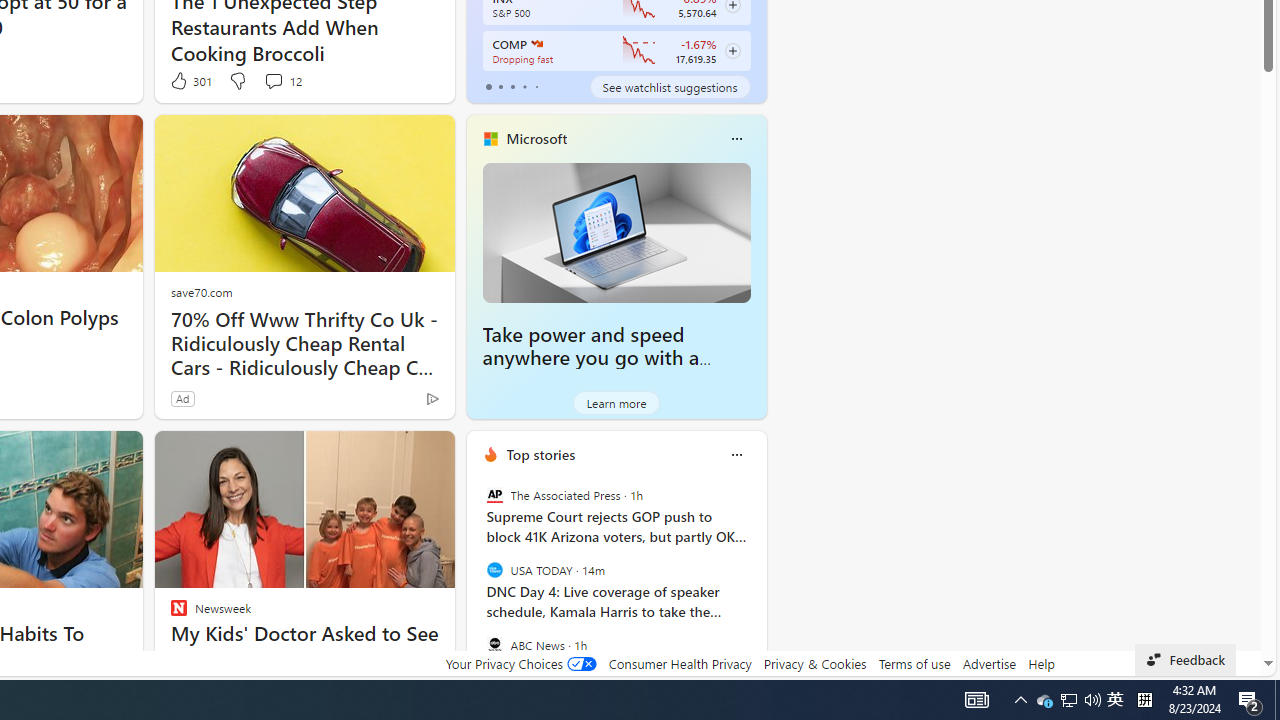  I want to click on 'tab-2', so click(512, 86).